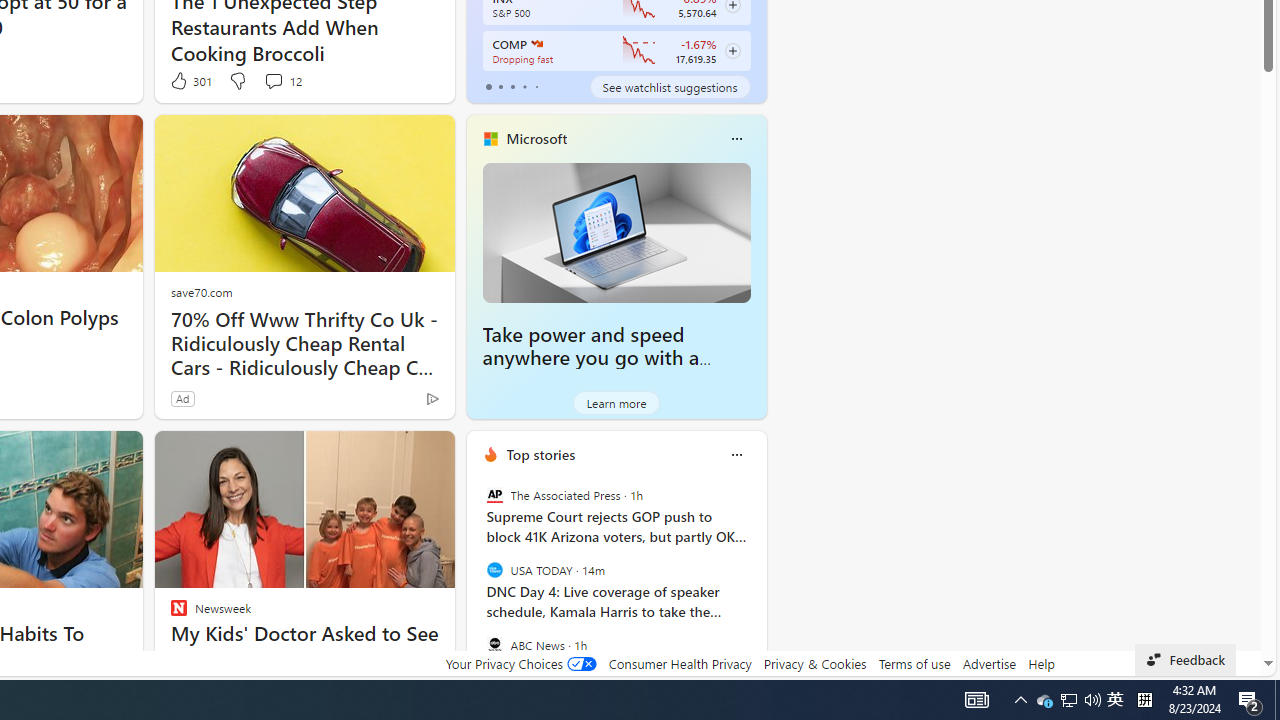  I want to click on 'tab-2', so click(512, 86).